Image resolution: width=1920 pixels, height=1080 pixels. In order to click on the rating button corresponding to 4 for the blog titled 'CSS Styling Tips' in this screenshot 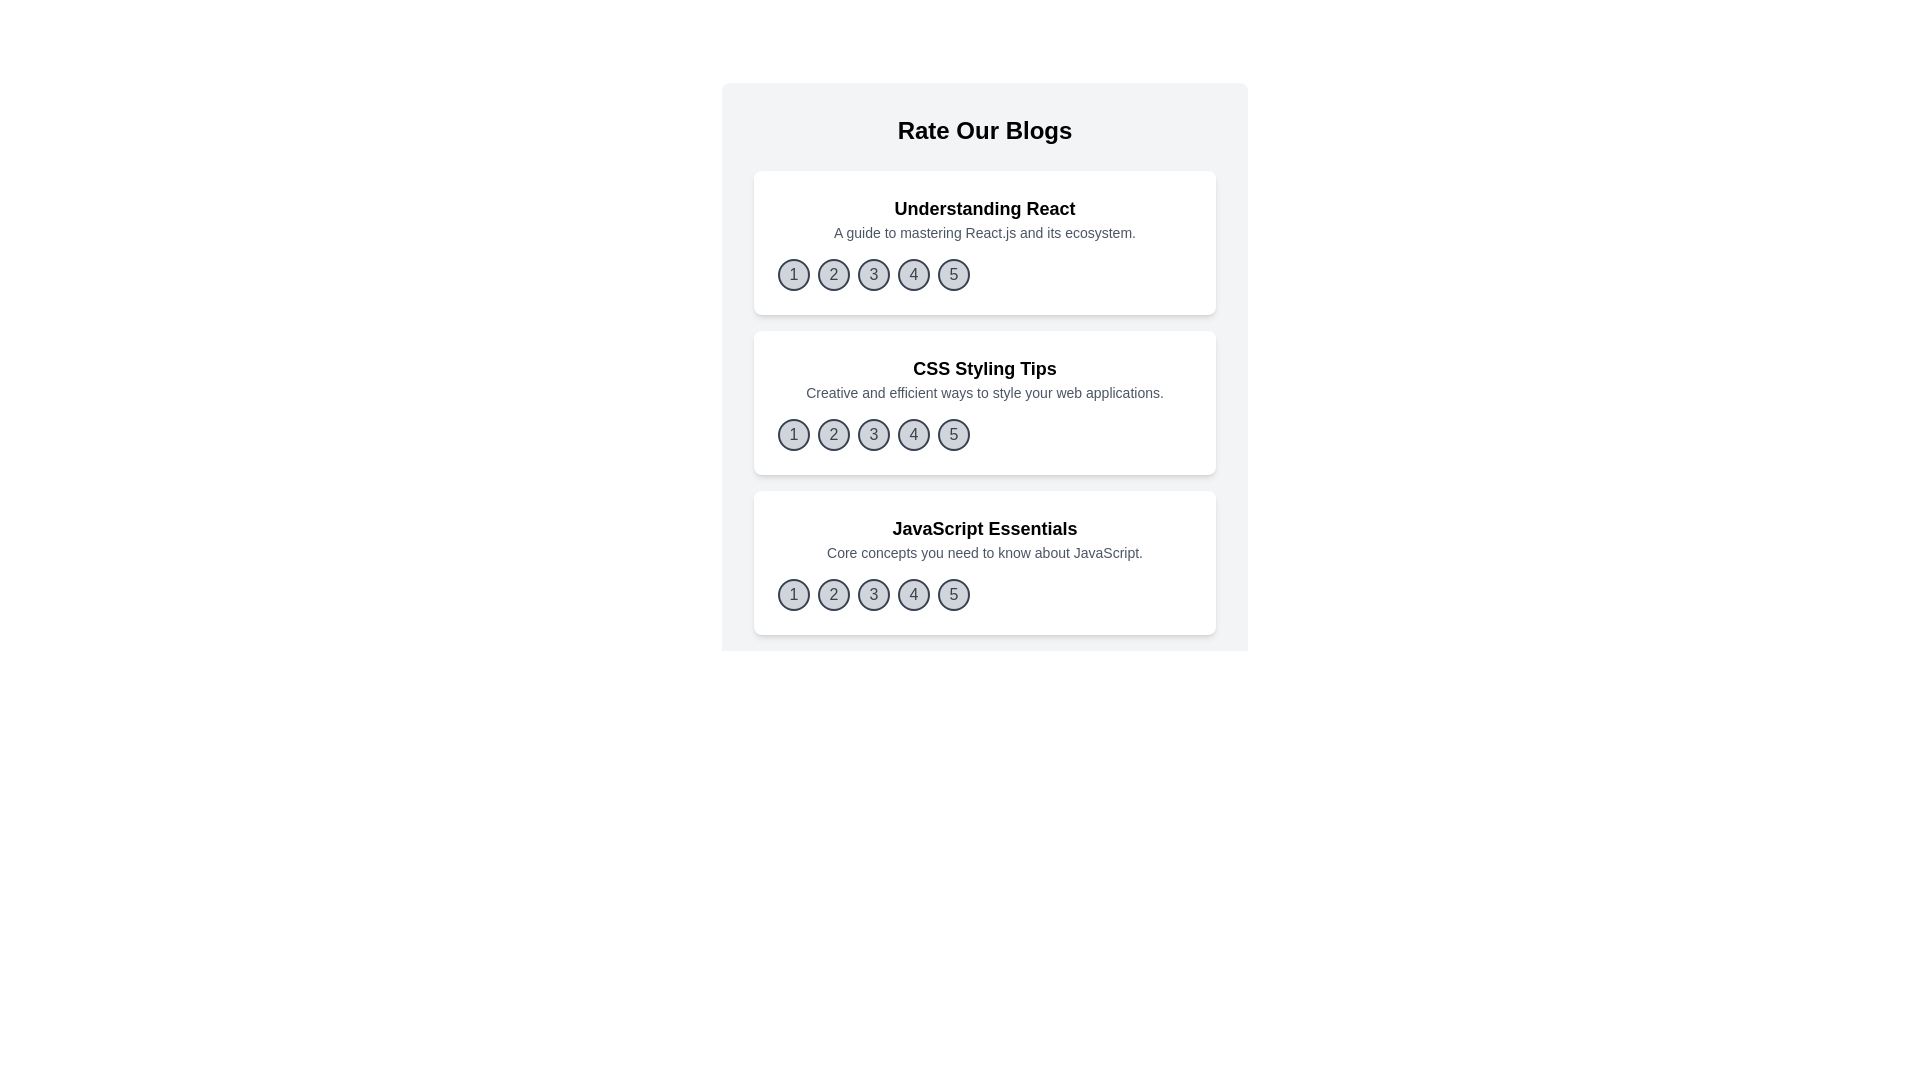, I will do `click(912, 434)`.